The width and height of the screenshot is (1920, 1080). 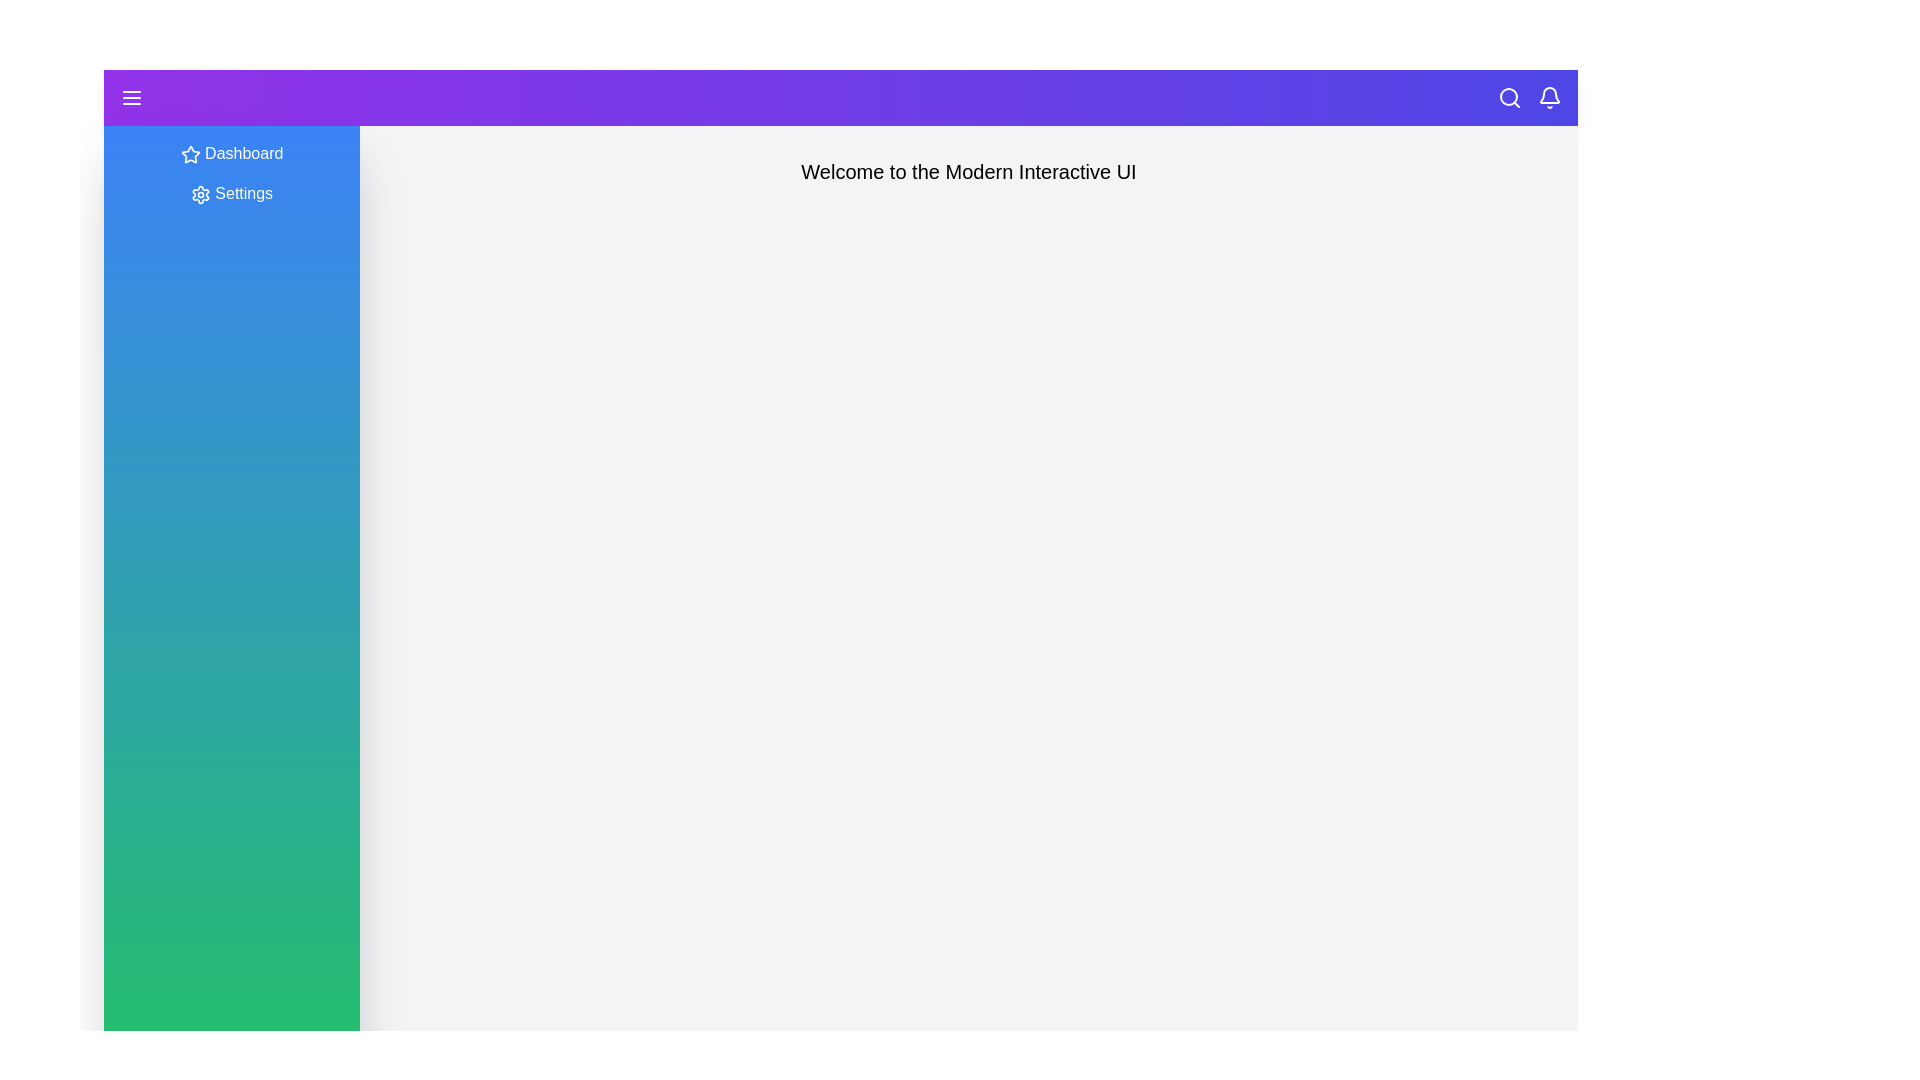 I want to click on the search icon in the header, so click(x=1510, y=97).